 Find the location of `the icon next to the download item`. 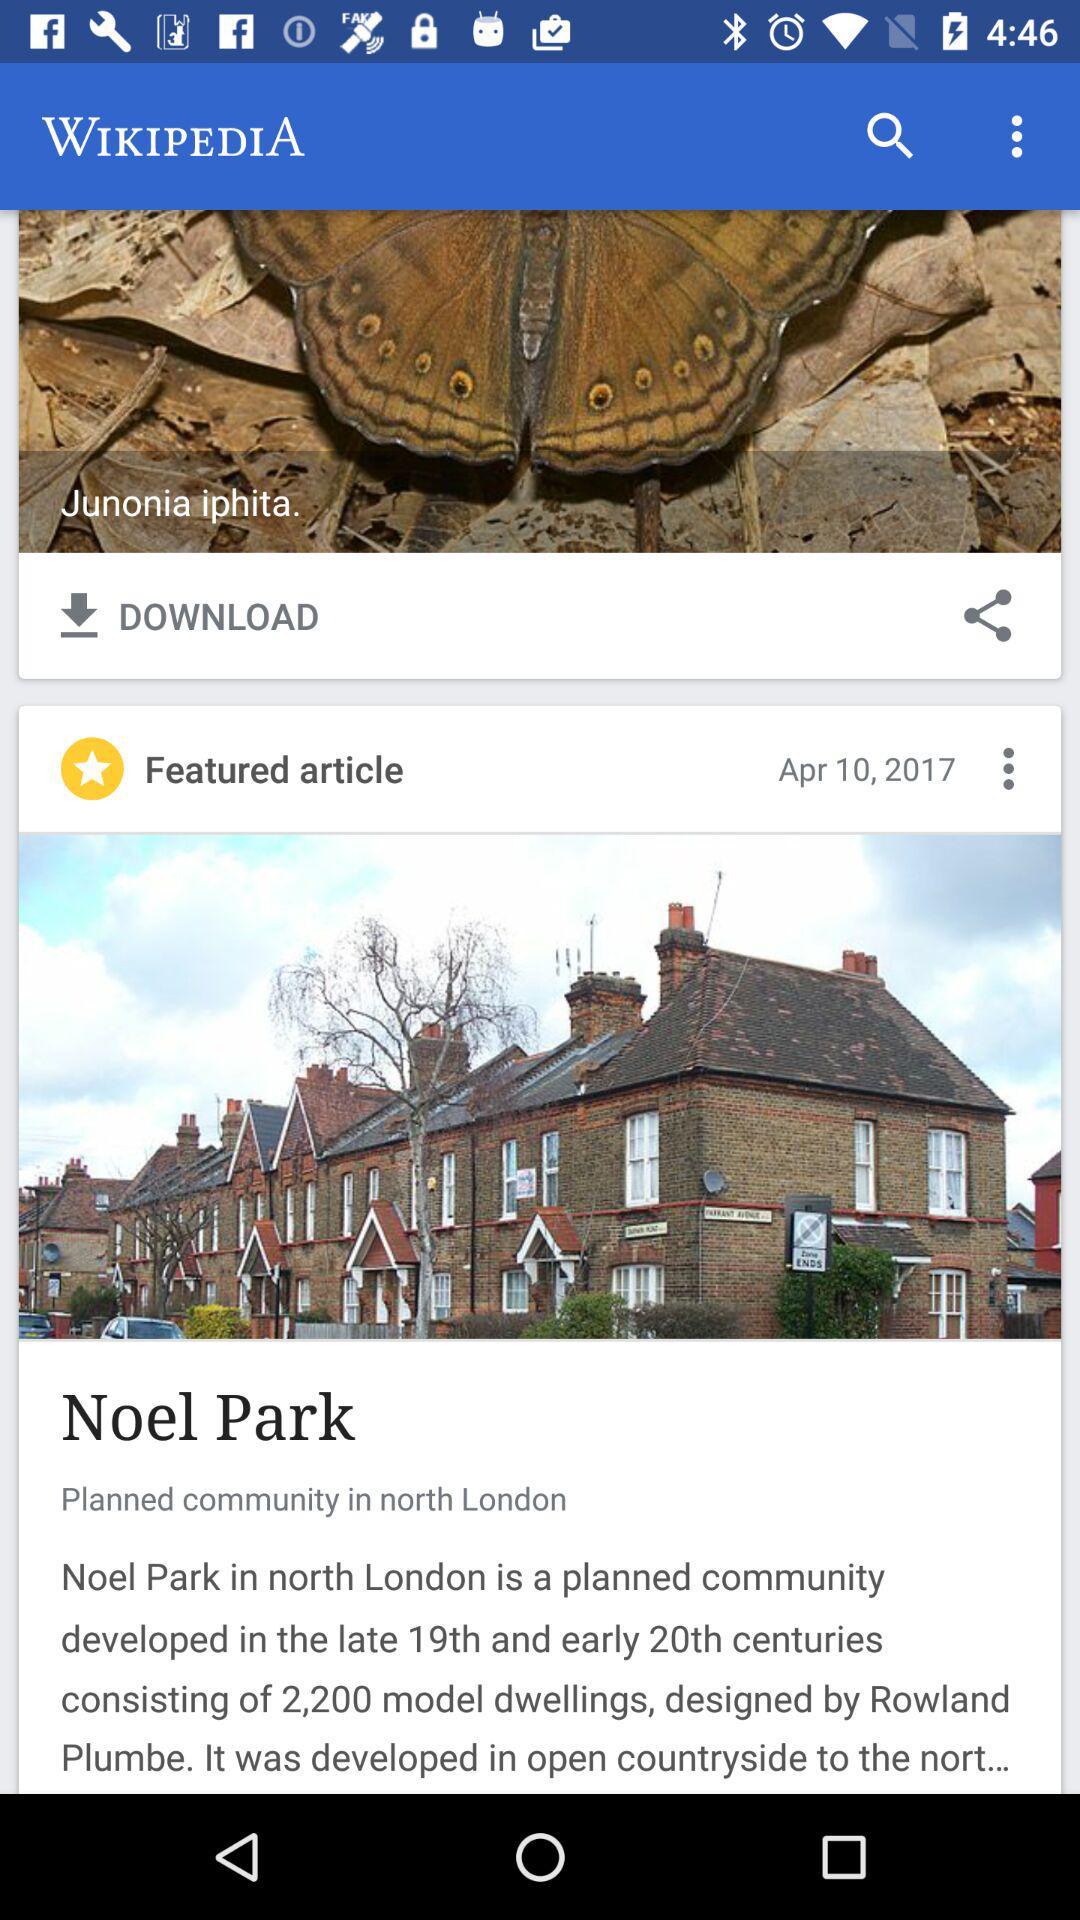

the icon next to the download item is located at coordinates (986, 614).